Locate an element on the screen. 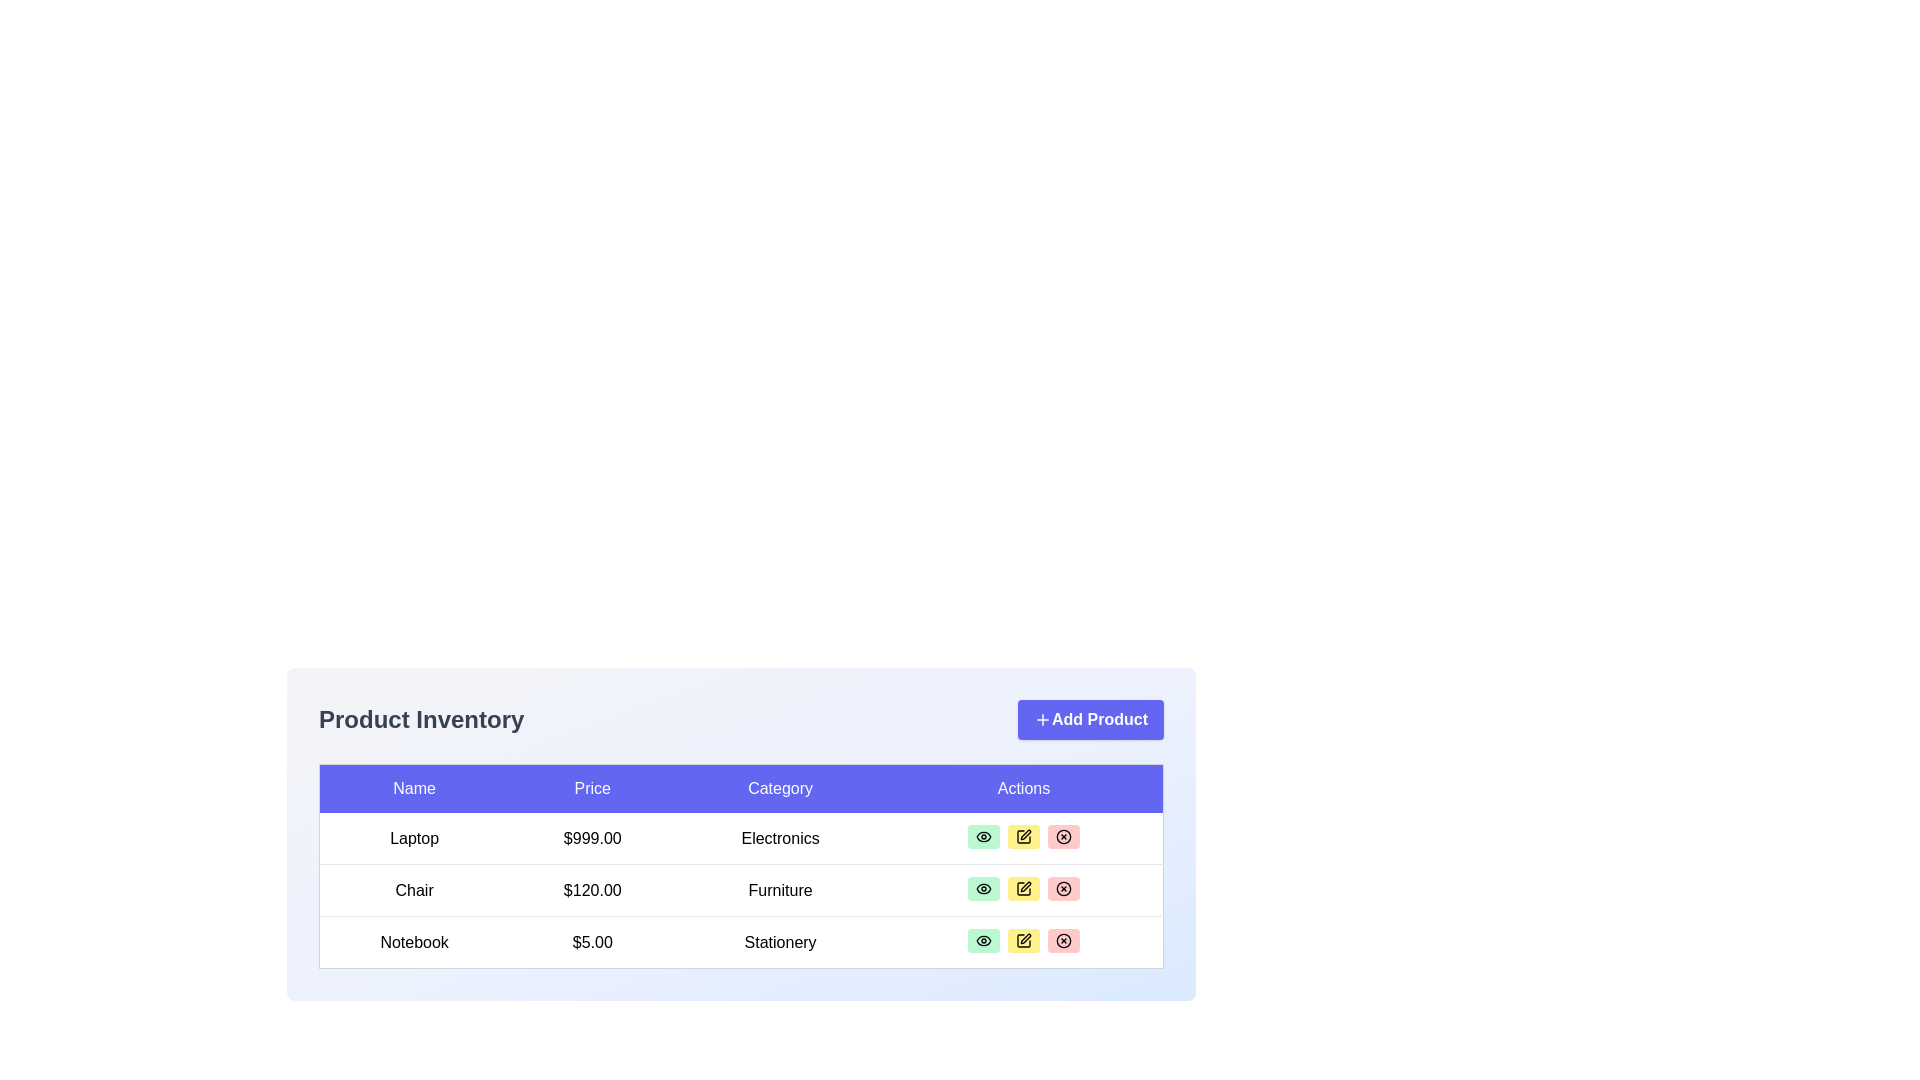  the small green button with rounded corners and an eye icon in the 'Actions' column of the 'Product Inventory' table is located at coordinates (983, 887).